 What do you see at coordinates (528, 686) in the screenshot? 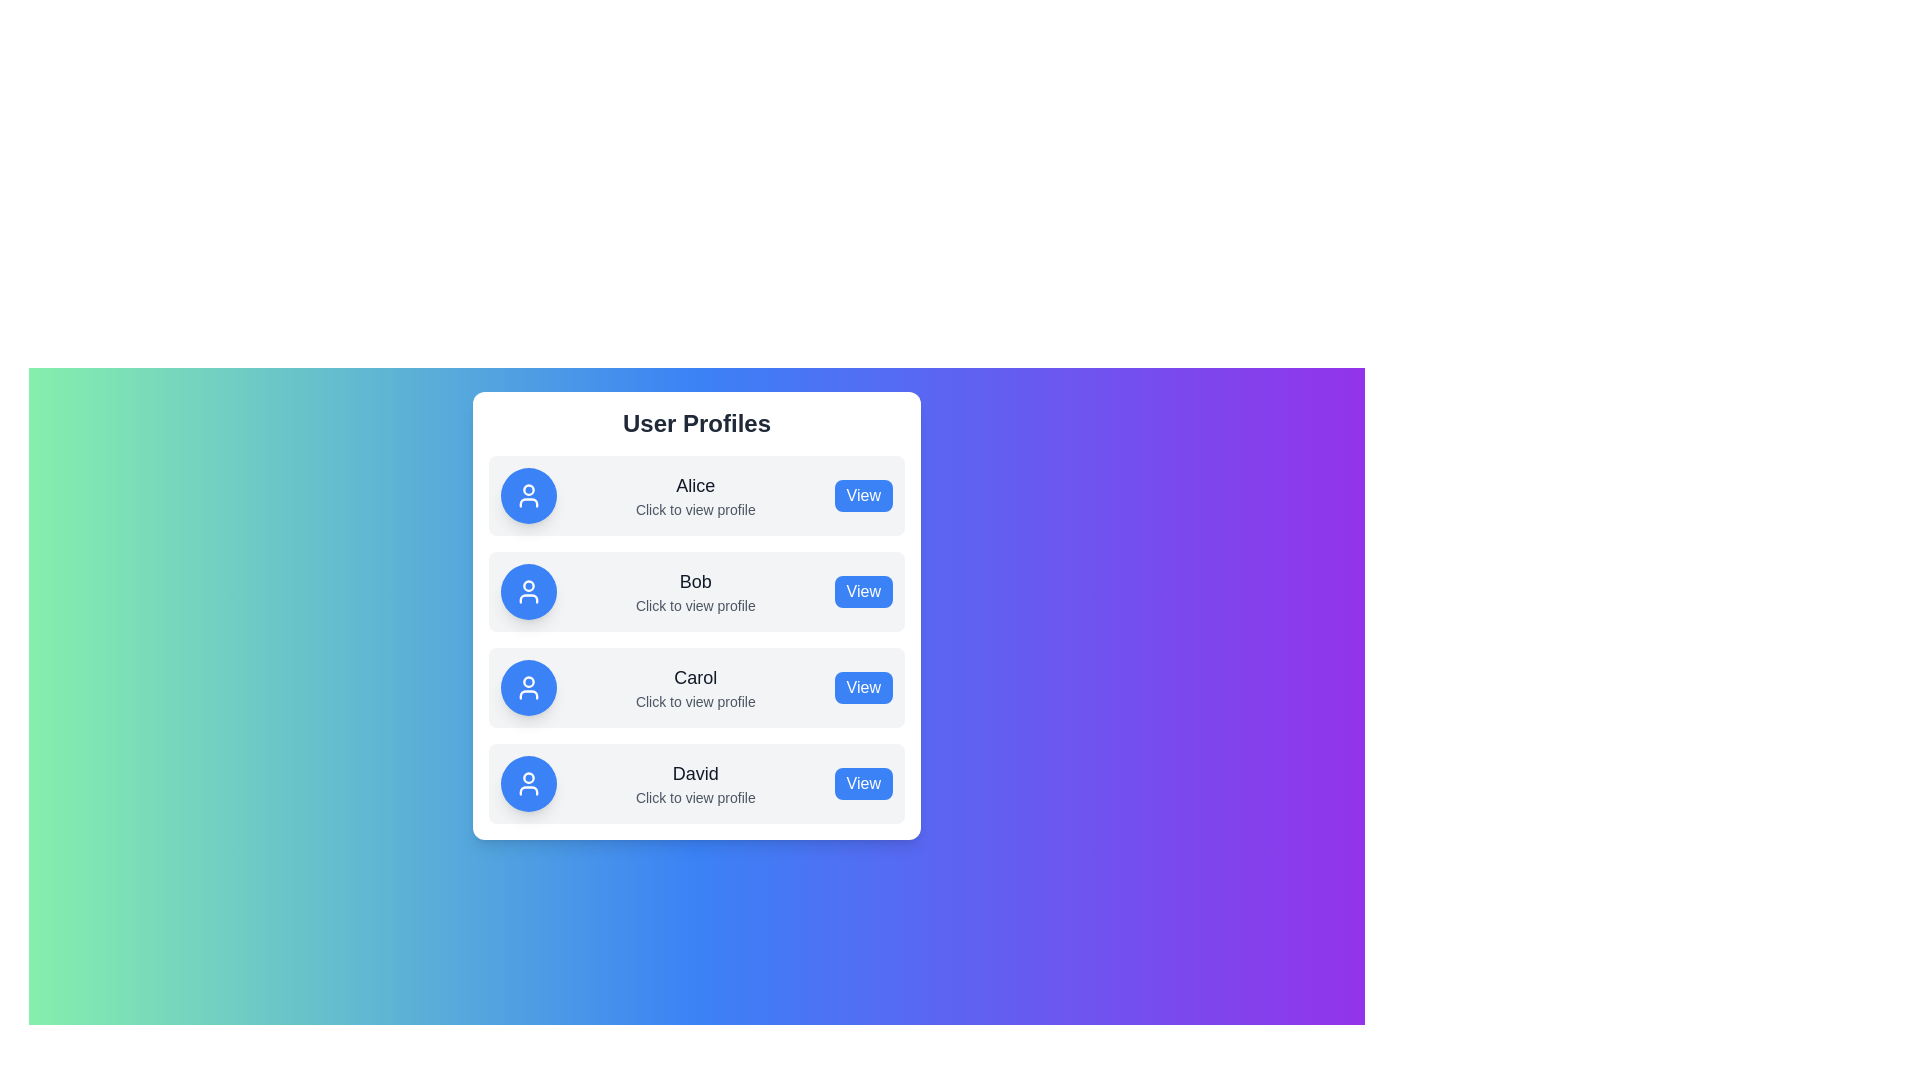
I see `the circular avatar icon with a blue background and a white profile symbol, located on the profile card labeled 'Carol', which is the third card in the vertical list of user profiles` at bounding box center [528, 686].